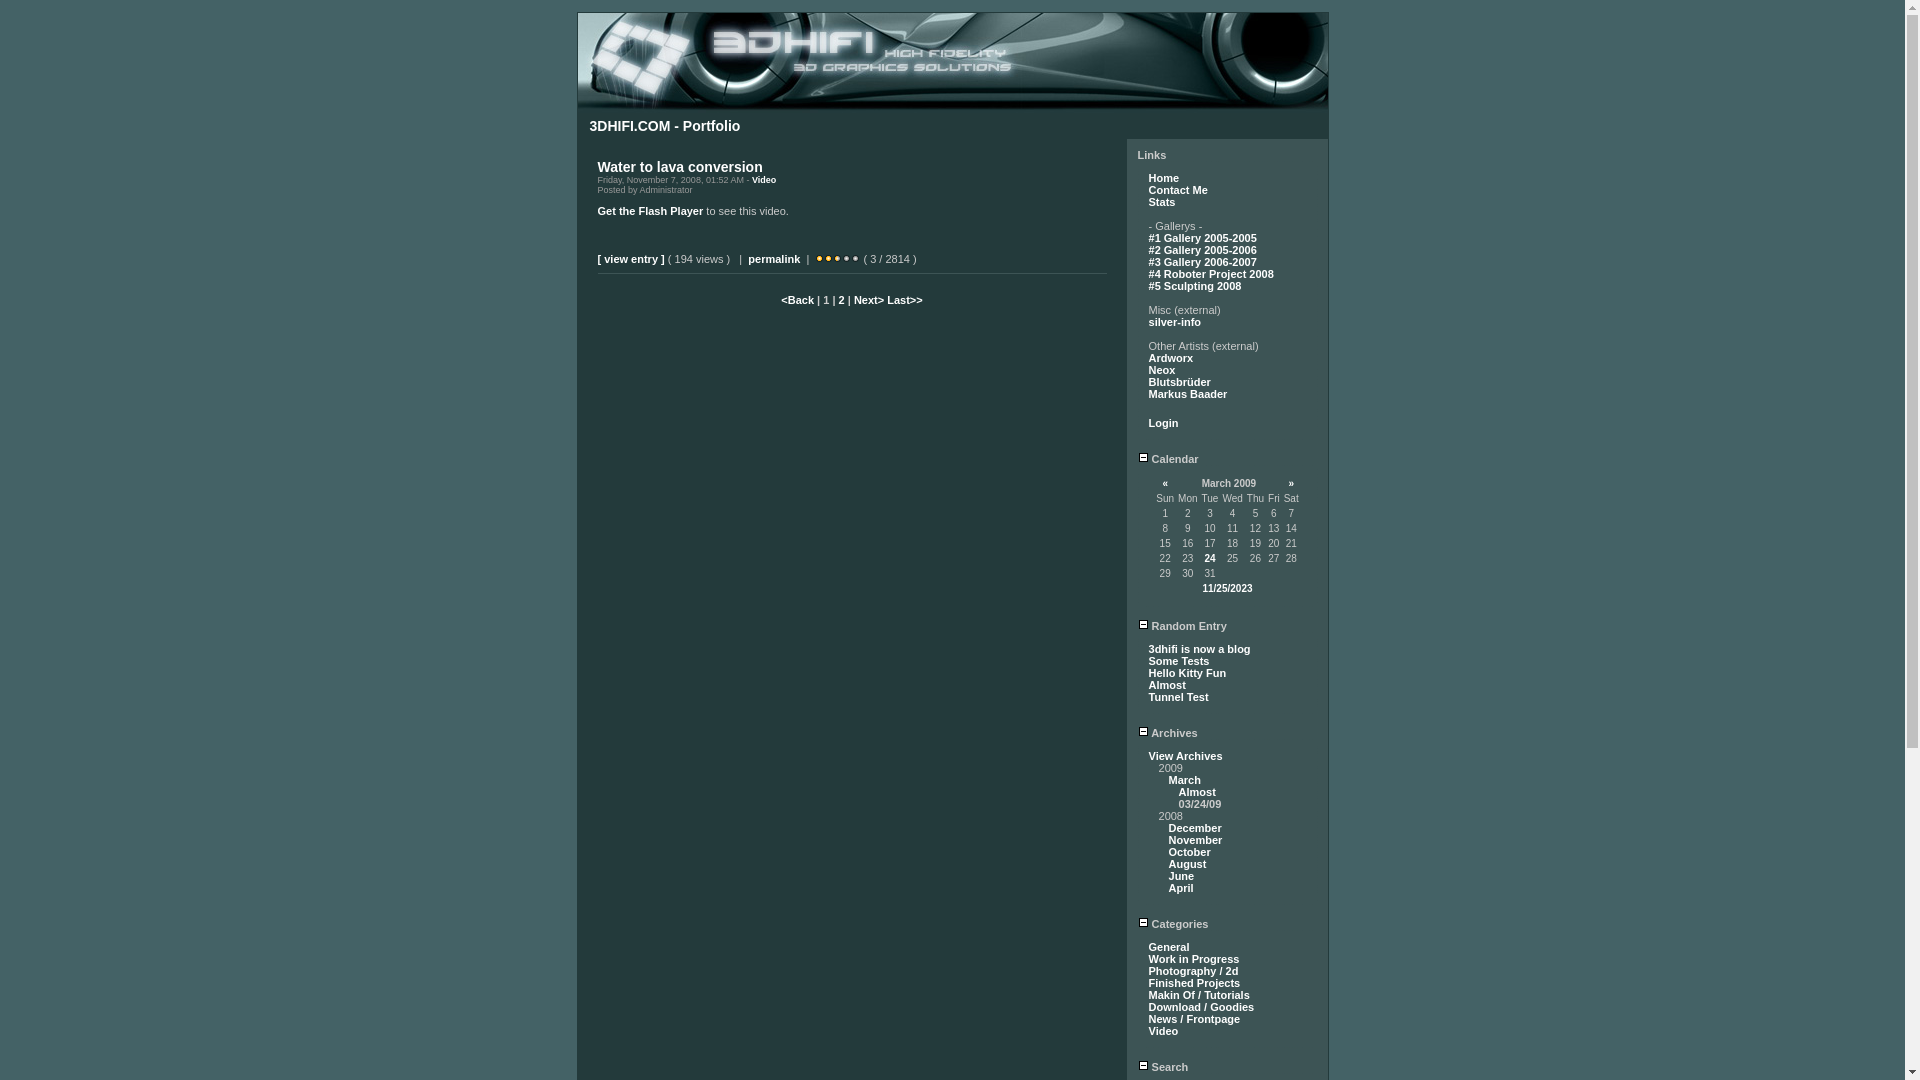 The image size is (1920, 1080). I want to click on 'Search', so click(1137, 1066).